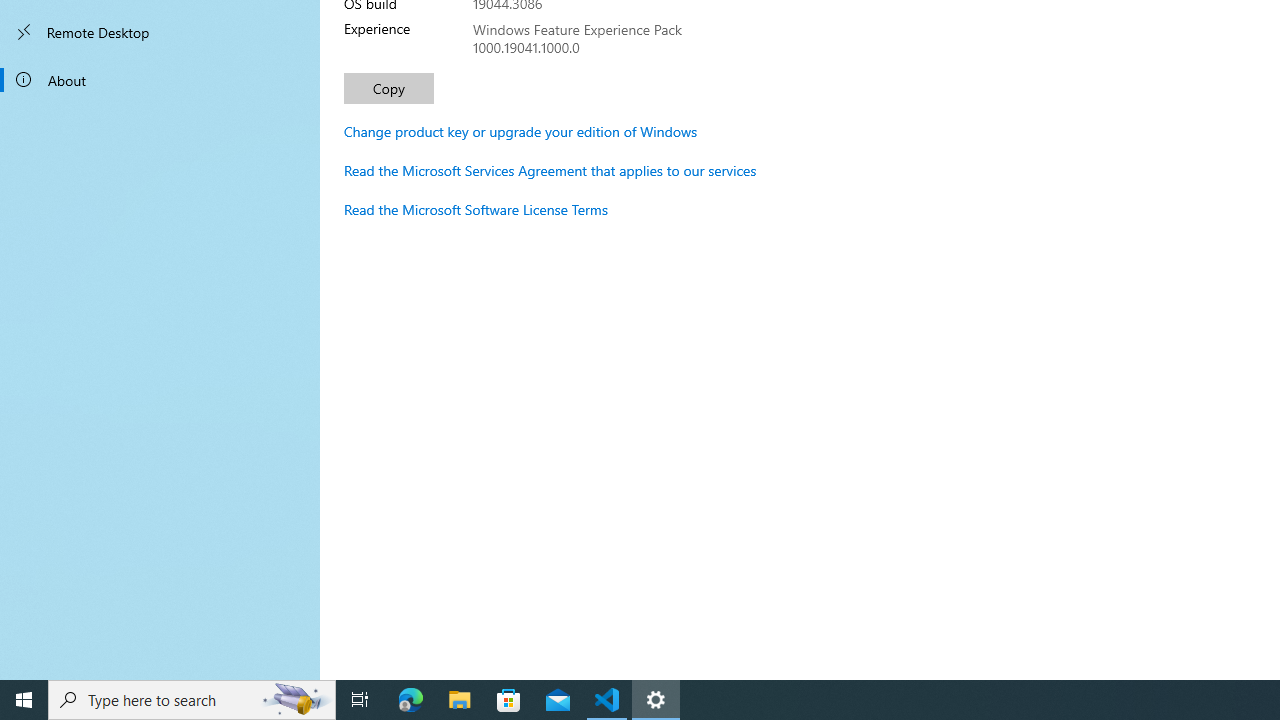 The height and width of the screenshot is (720, 1280). I want to click on 'Change product key or upgrade your edition of Windows', so click(520, 131).